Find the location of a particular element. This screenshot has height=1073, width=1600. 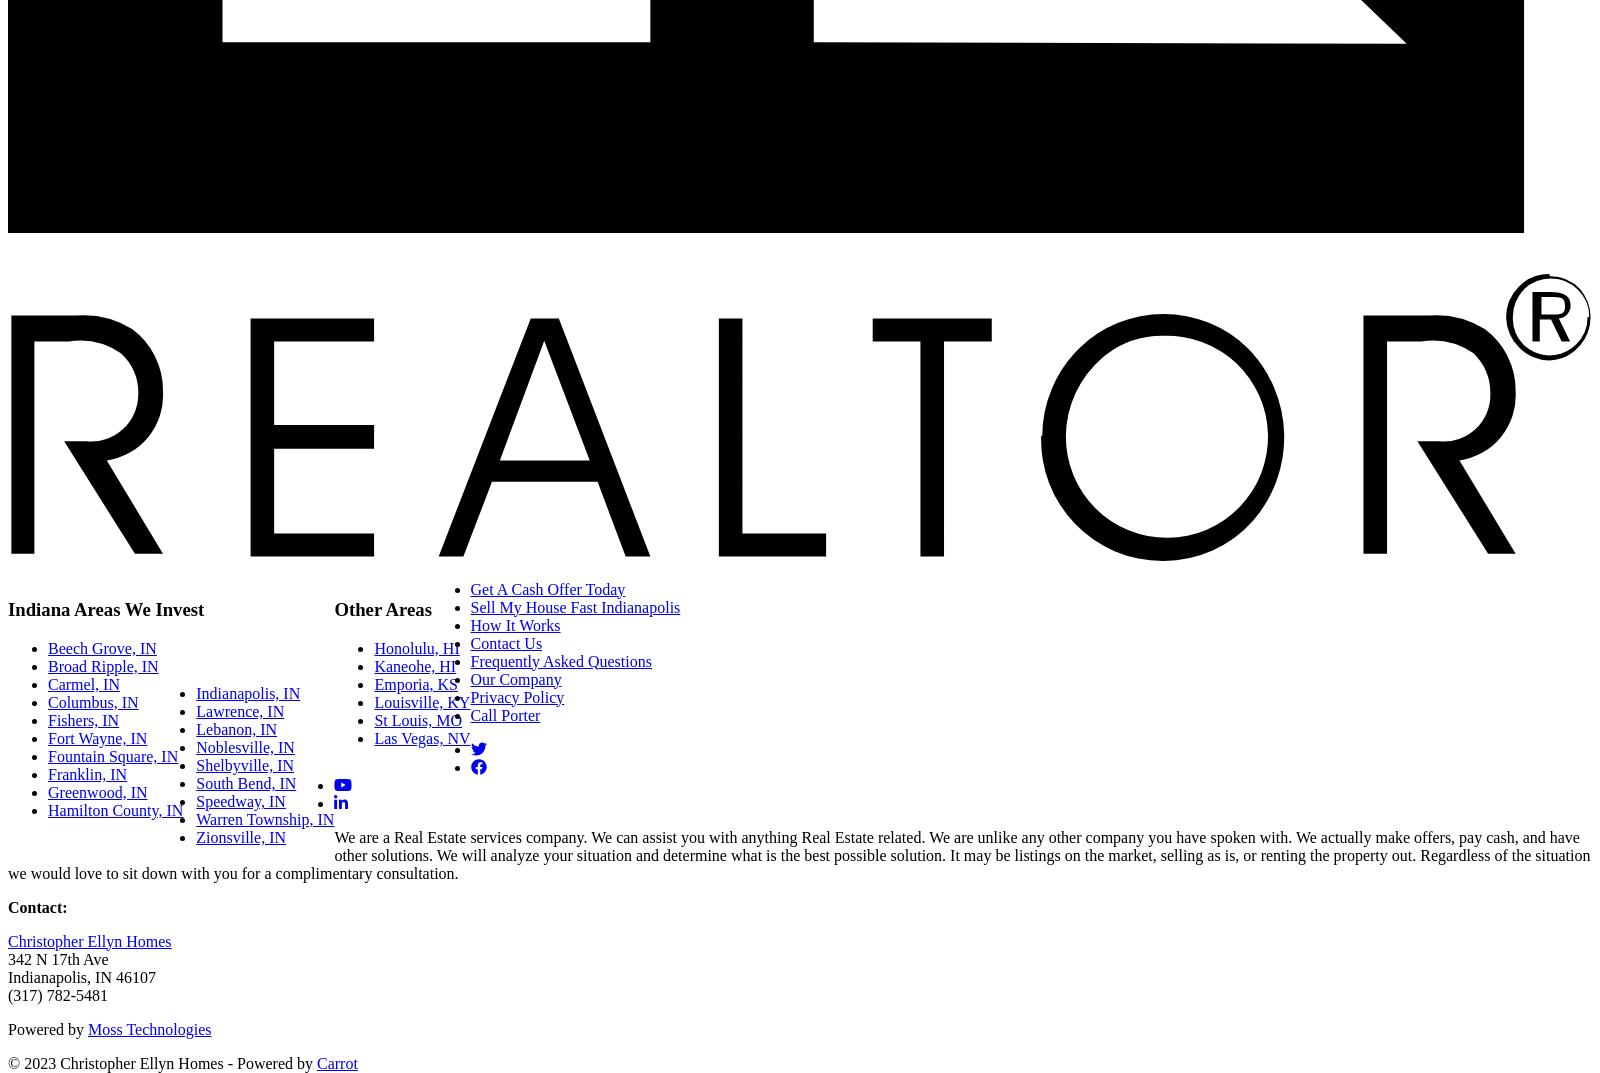

'Contact:' is located at coordinates (36, 906).